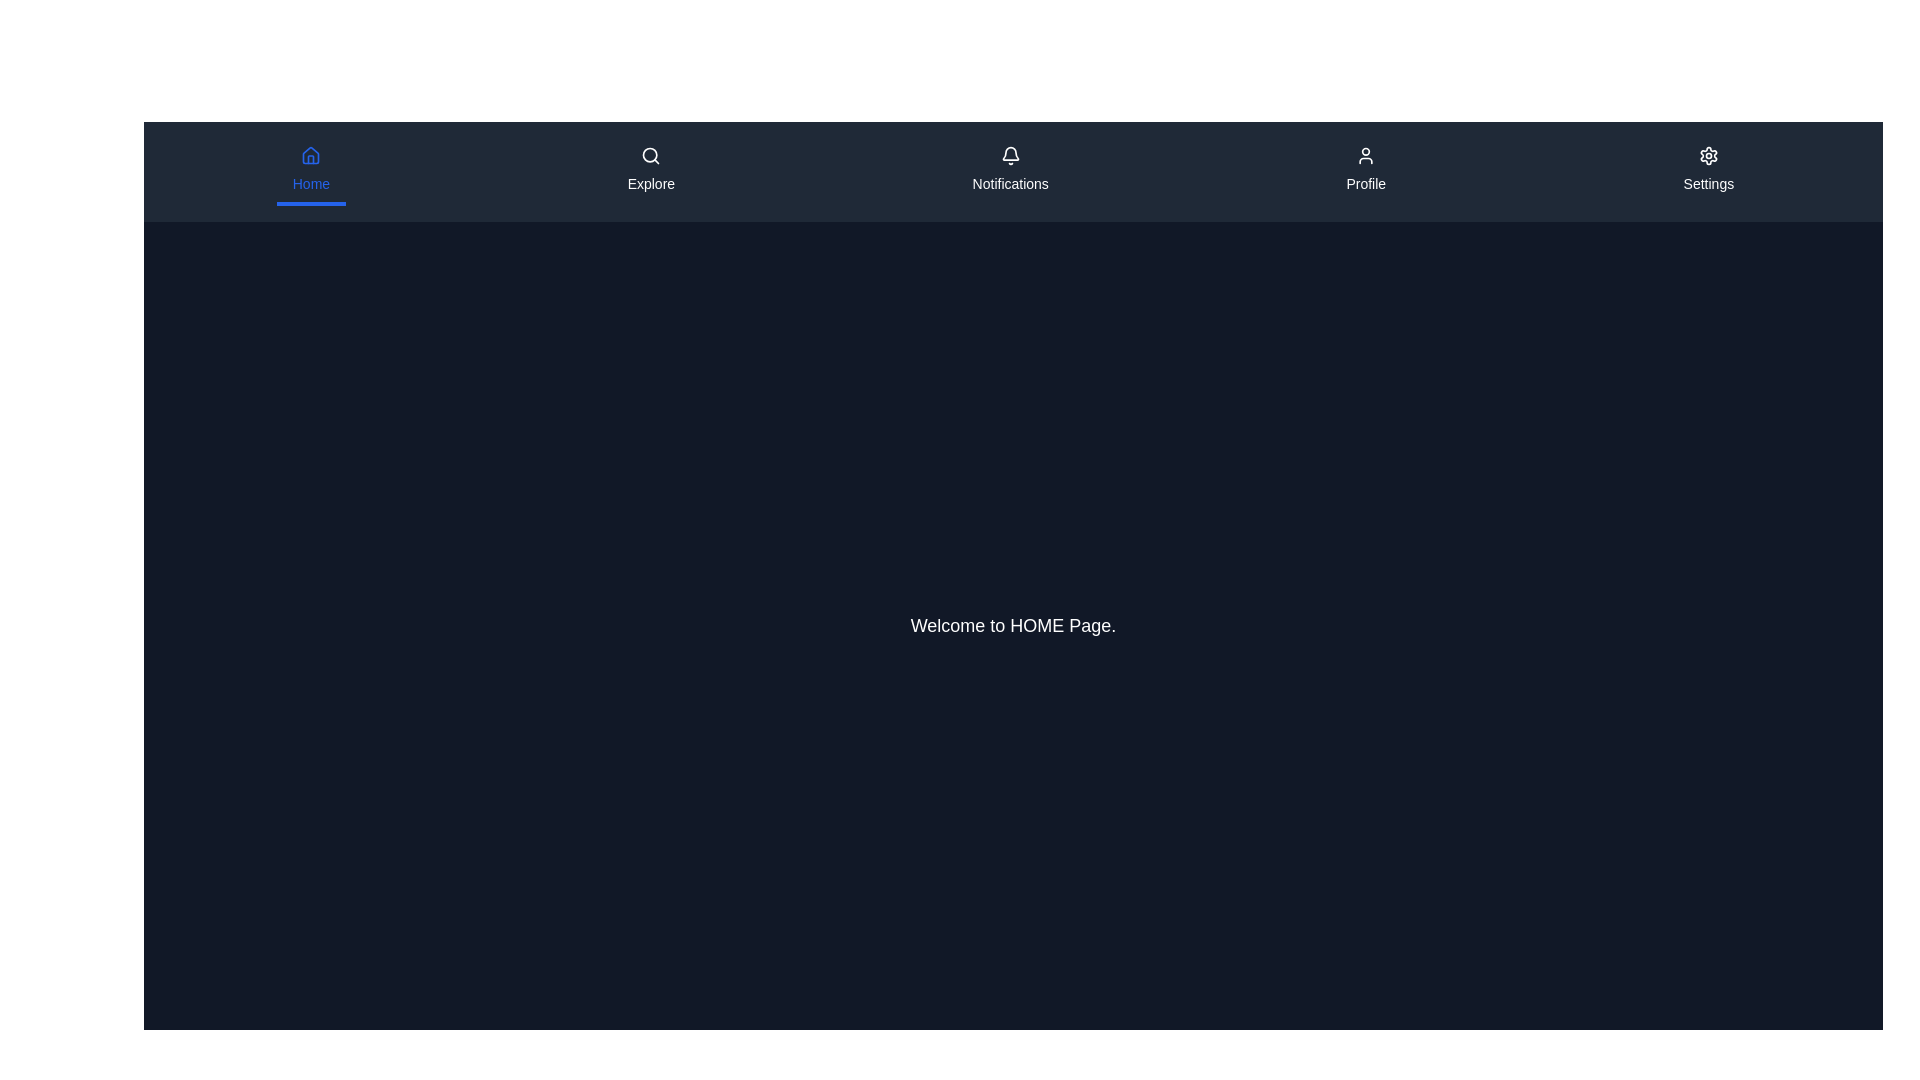 Image resolution: width=1920 pixels, height=1080 pixels. I want to click on the notification bell icon in the top navigation bar, which is styled in white against a dark background, so click(1010, 152).